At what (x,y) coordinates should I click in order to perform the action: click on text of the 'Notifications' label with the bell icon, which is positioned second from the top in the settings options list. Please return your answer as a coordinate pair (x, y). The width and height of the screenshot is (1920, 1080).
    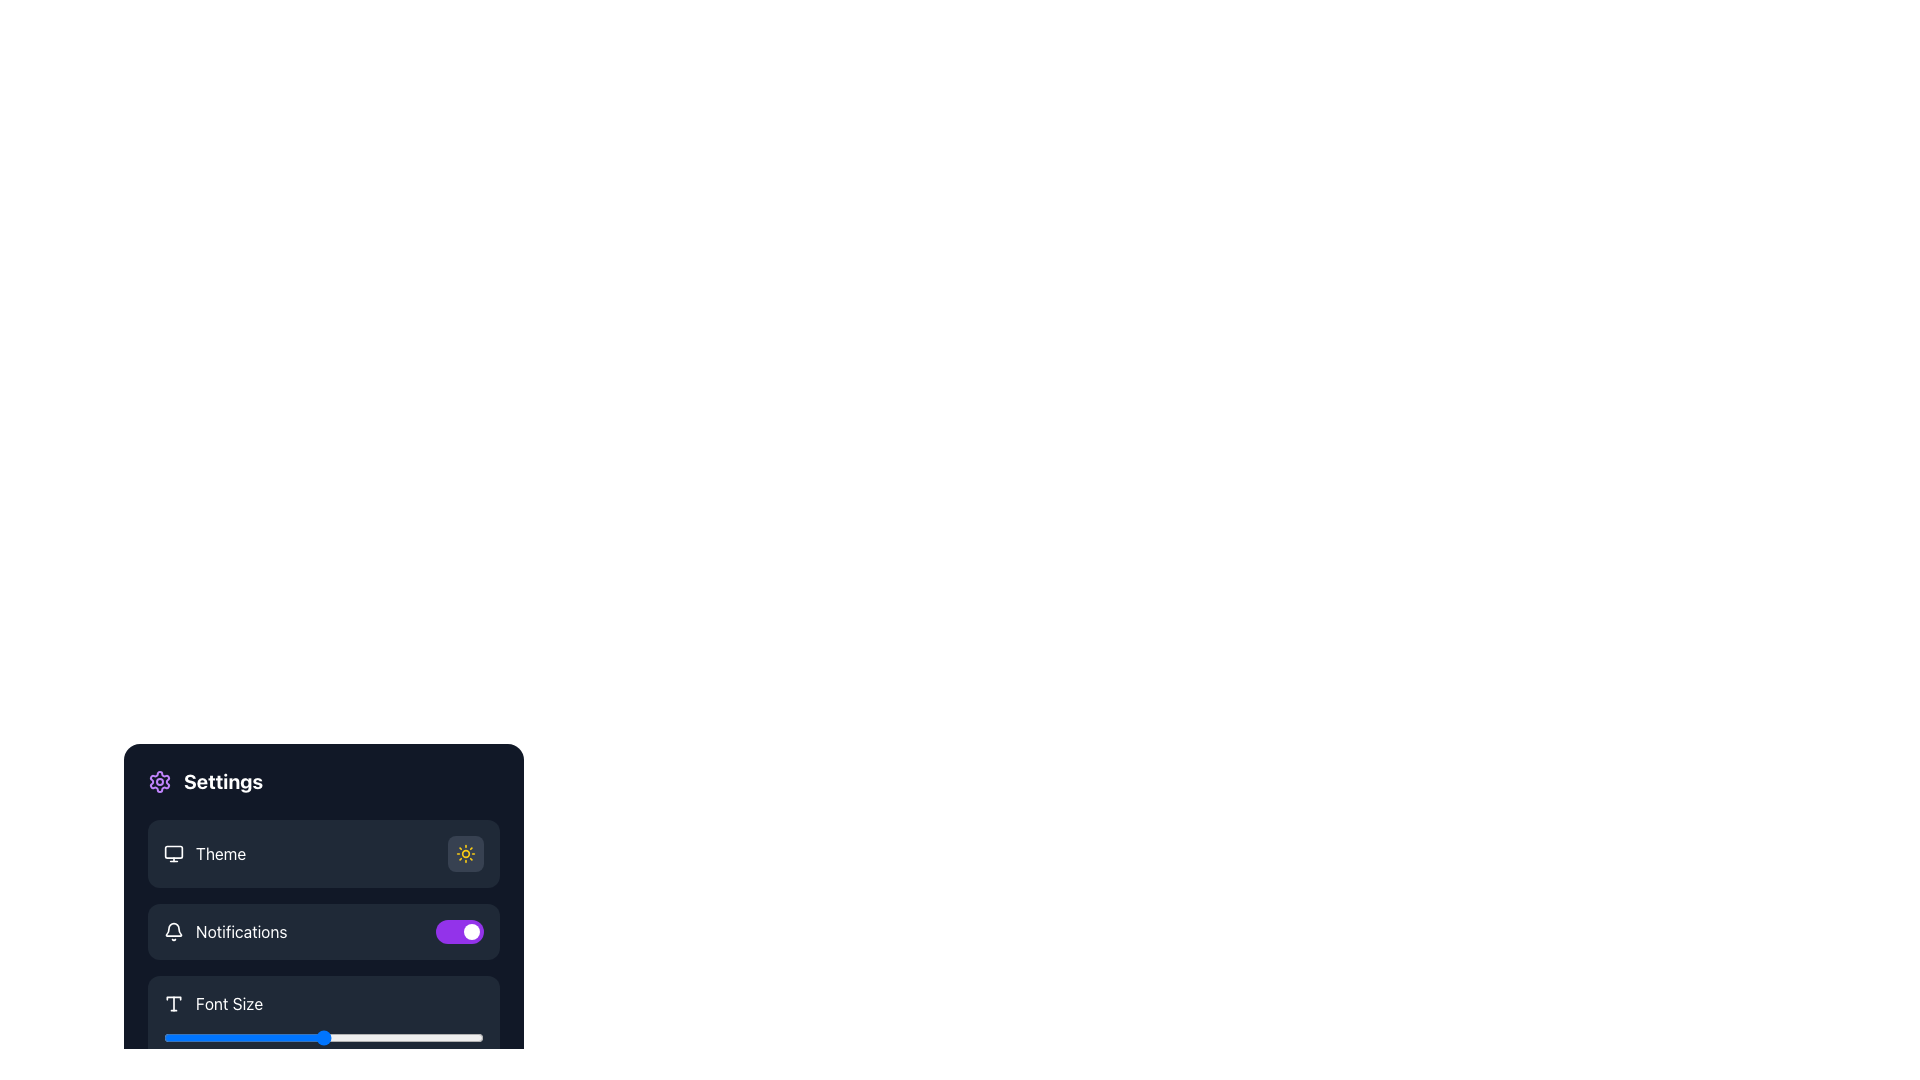
    Looking at the image, I should click on (225, 932).